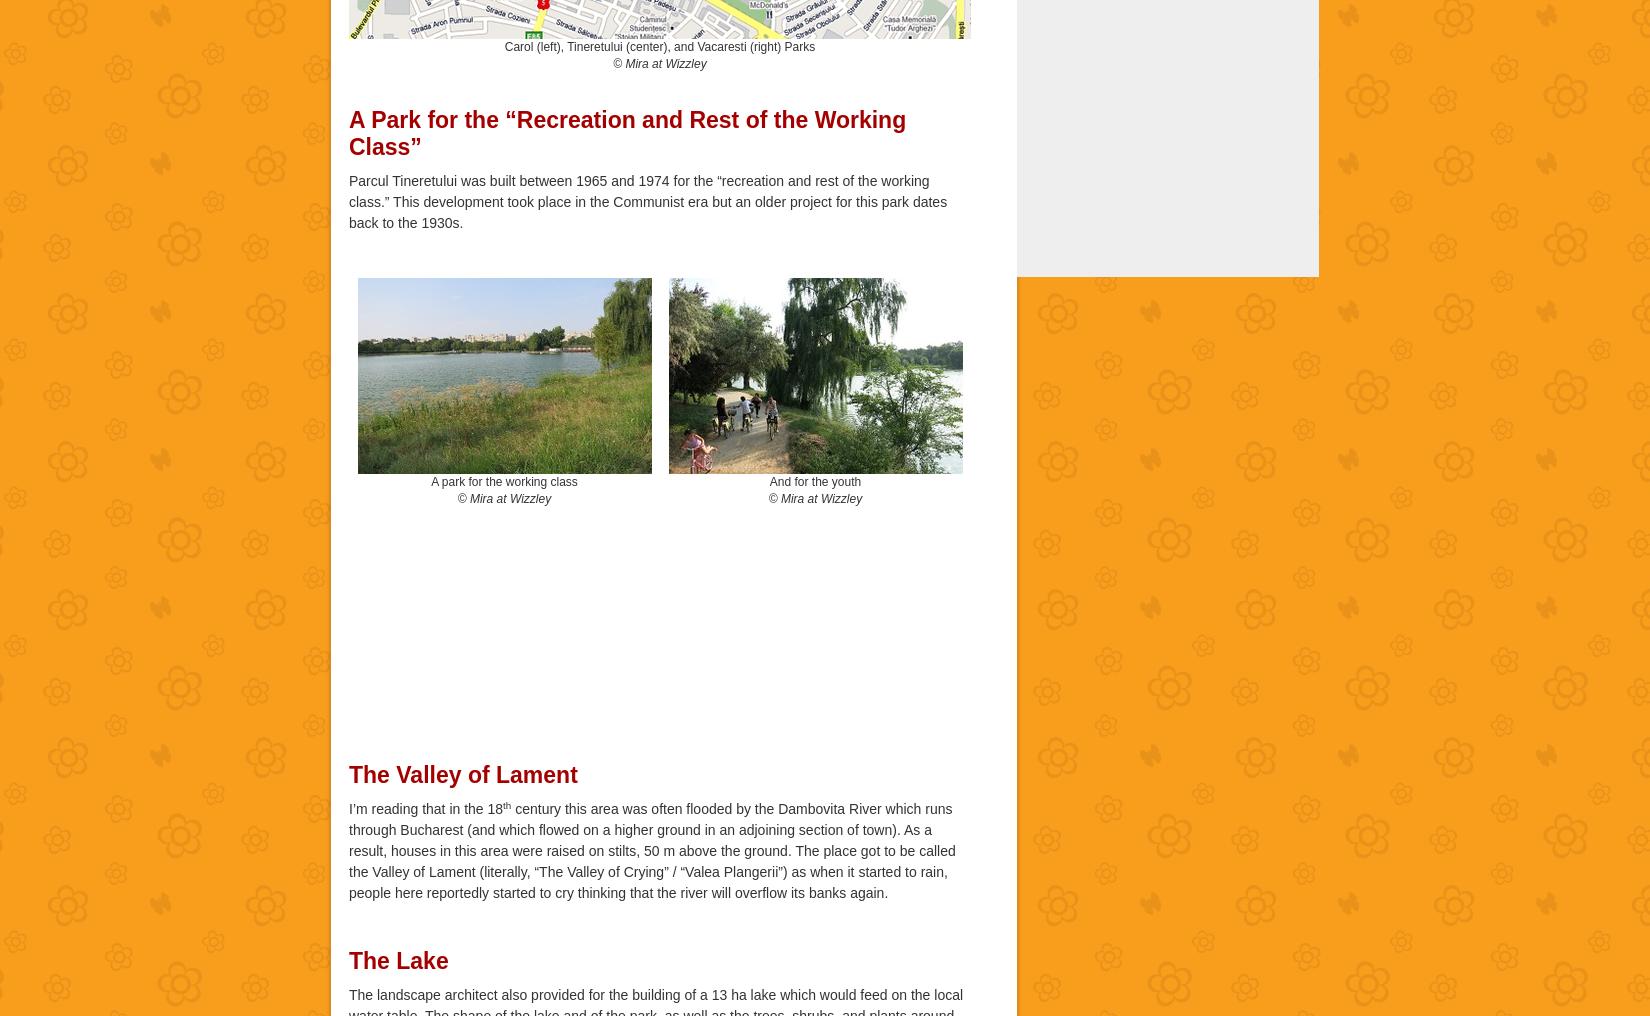  I want to click on 'Parcul Tineretului was built between 1965 and 1974 for the “recreation and rest of the working class.” This development took place in the Communist era but an older project for this park dates back to the 1930s.', so click(348, 200).